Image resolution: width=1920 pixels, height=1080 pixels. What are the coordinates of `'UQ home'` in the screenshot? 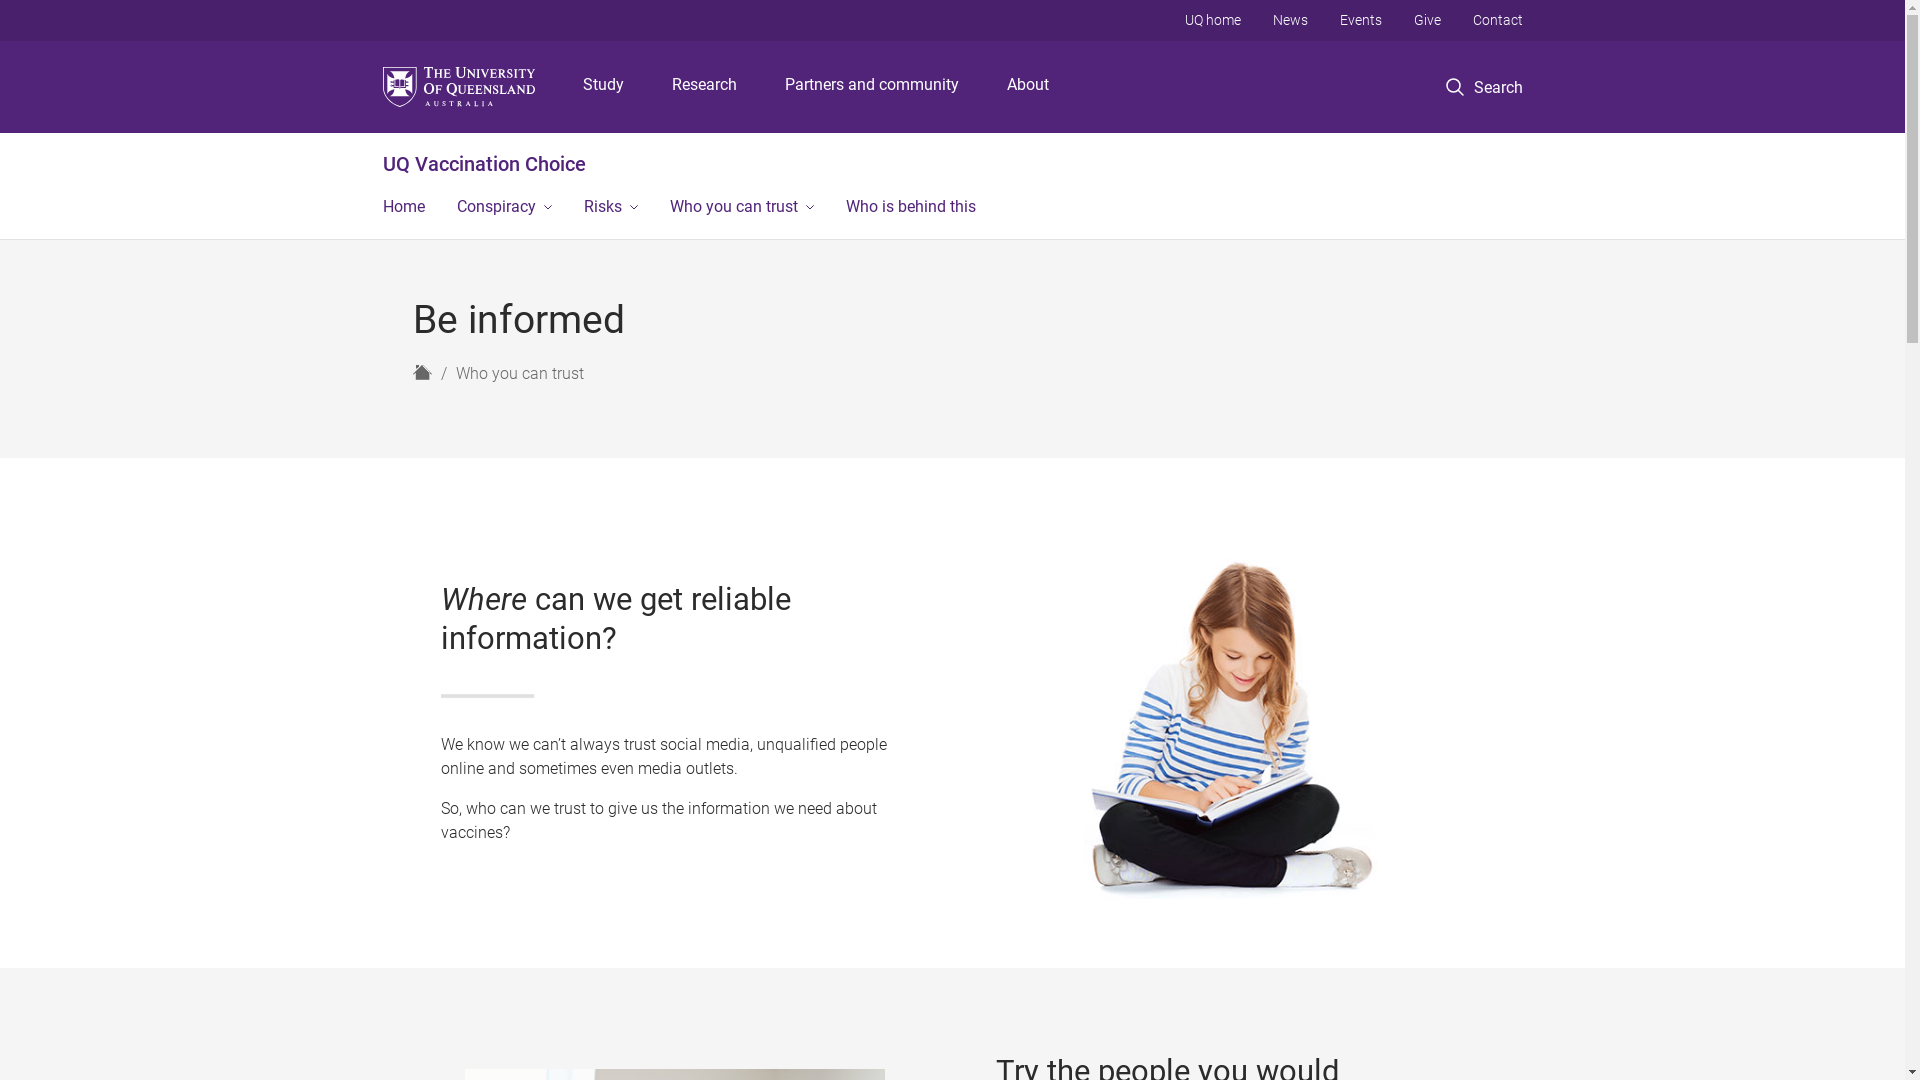 It's located at (1210, 20).